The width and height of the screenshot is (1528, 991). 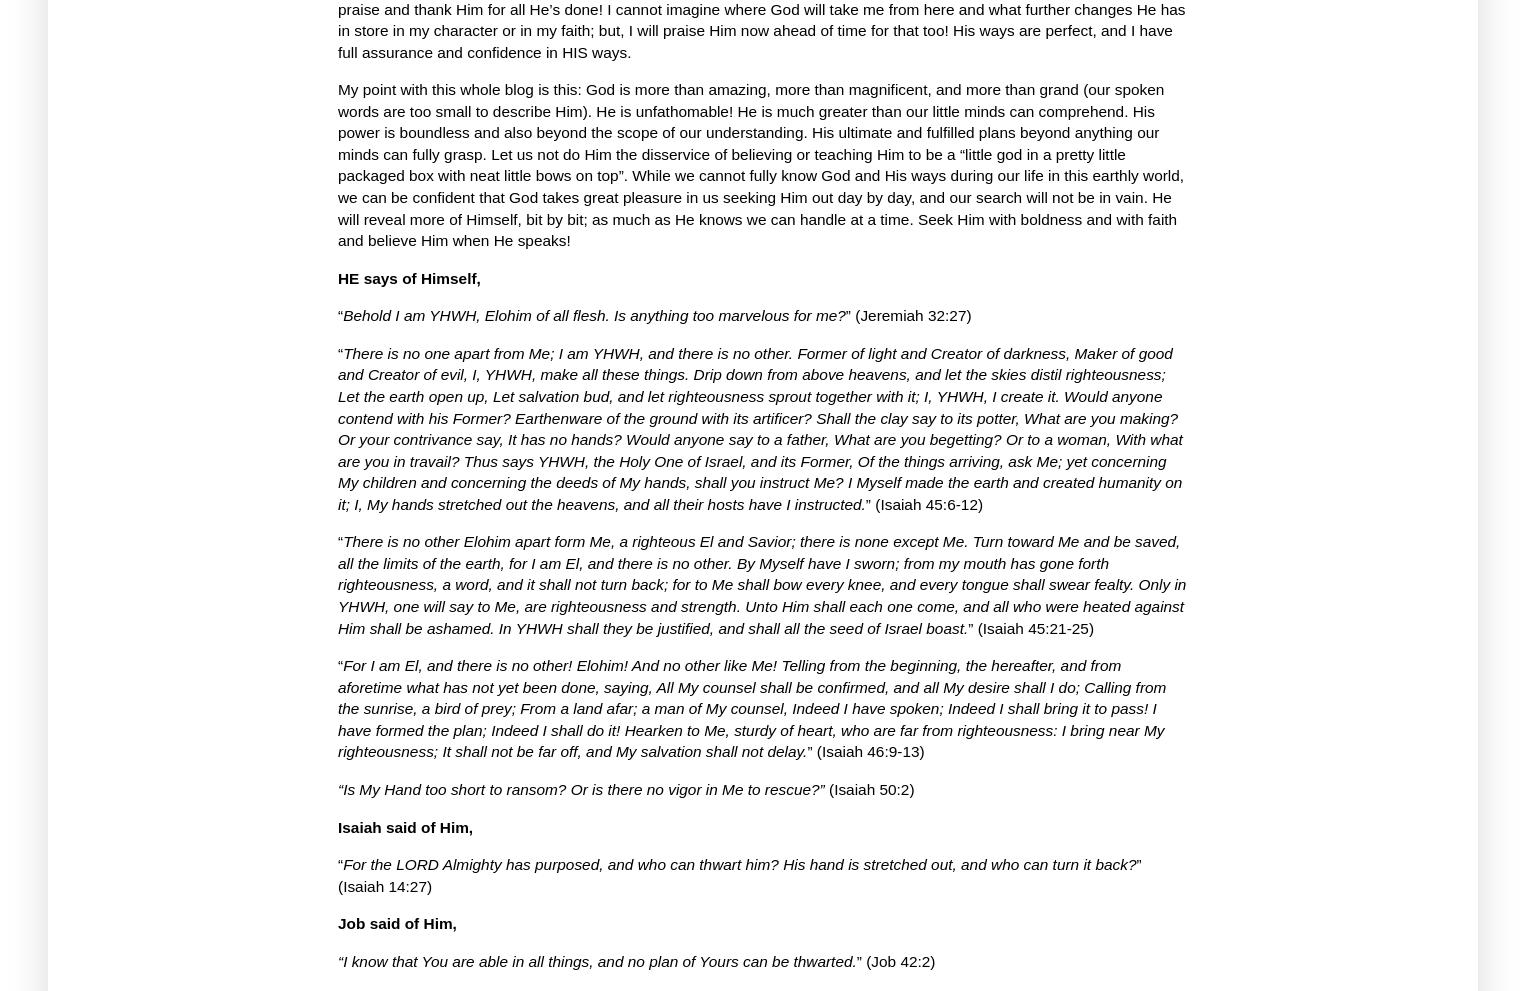 I want to click on 'For I am El, and there is no other!  Elohim! And no other like Me! Telling from the beginning, the hereafter, and from aforetime what has not yet been done, saying, All My counsel shall be confirmed, and all My desire shall I do; Calling from the sunrise, a bird of prey; From a land afar; a man of My counsel, Indeed I have spoken; Indeed I shall bring it to pass!', so click(x=750, y=686).